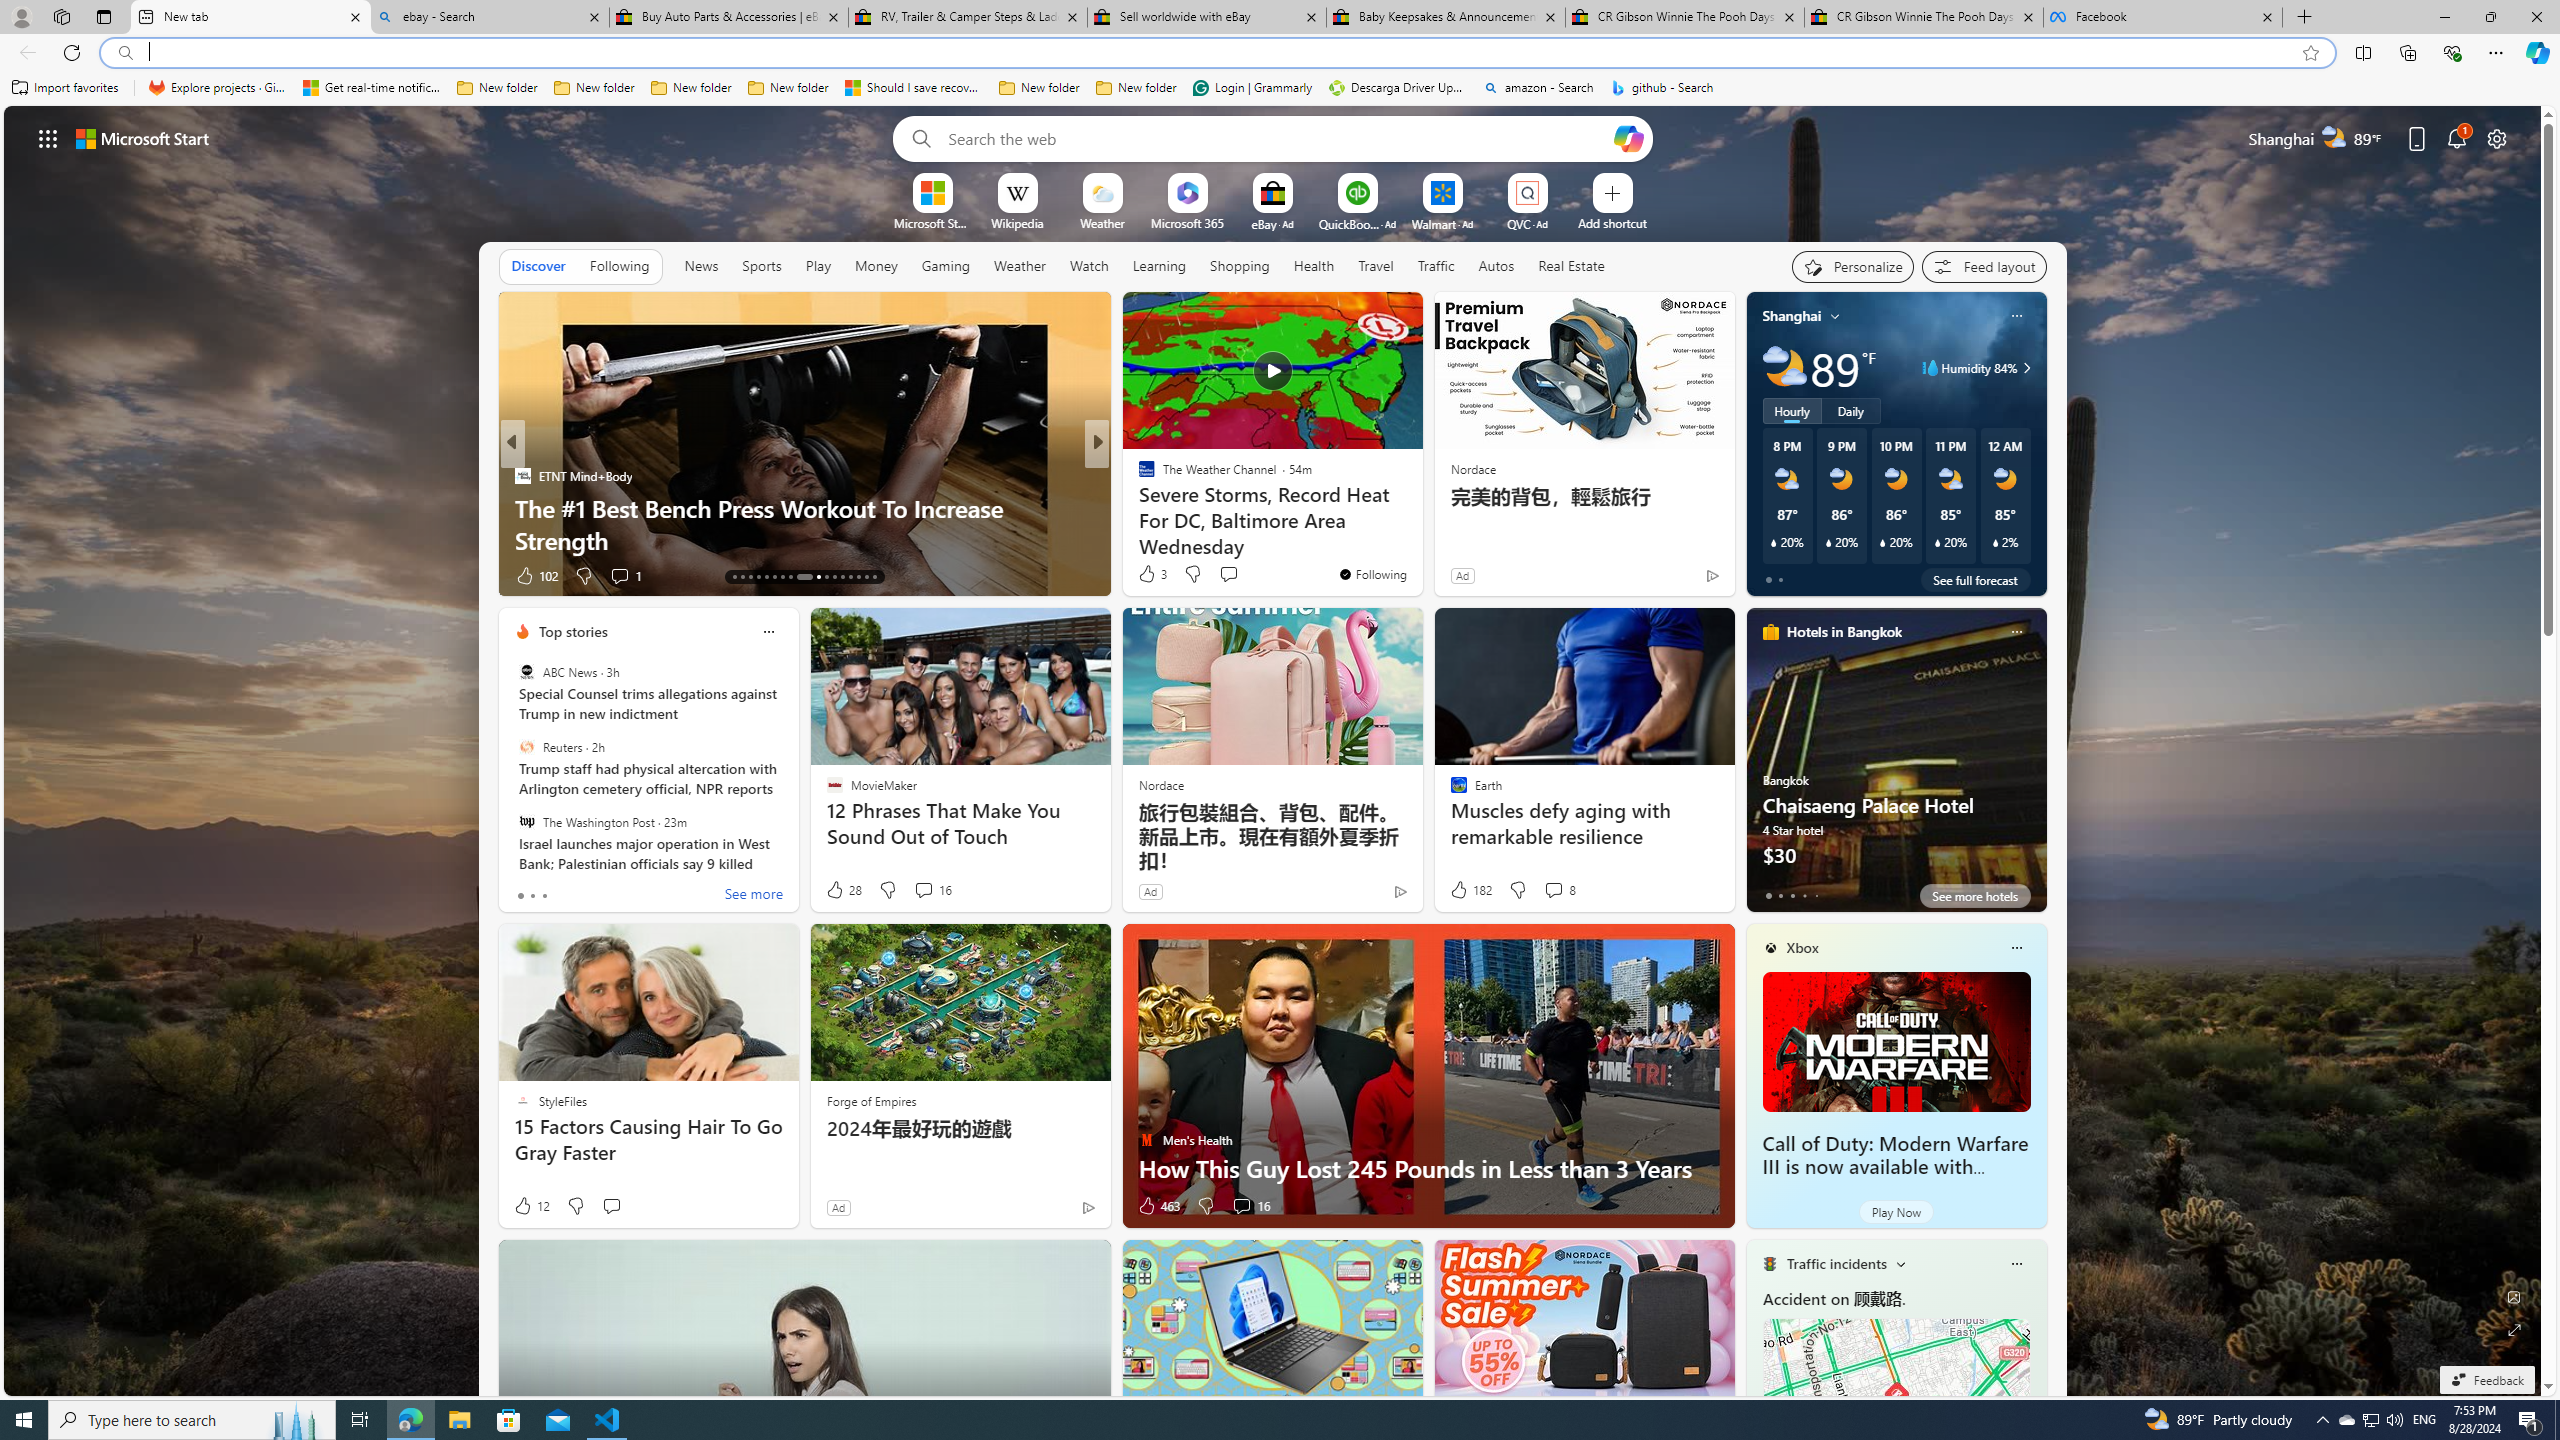 The width and height of the screenshot is (2560, 1440). What do you see at coordinates (1984, 267) in the screenshot?
I see `'Feed settings'` at bounding box center [1984, 267].